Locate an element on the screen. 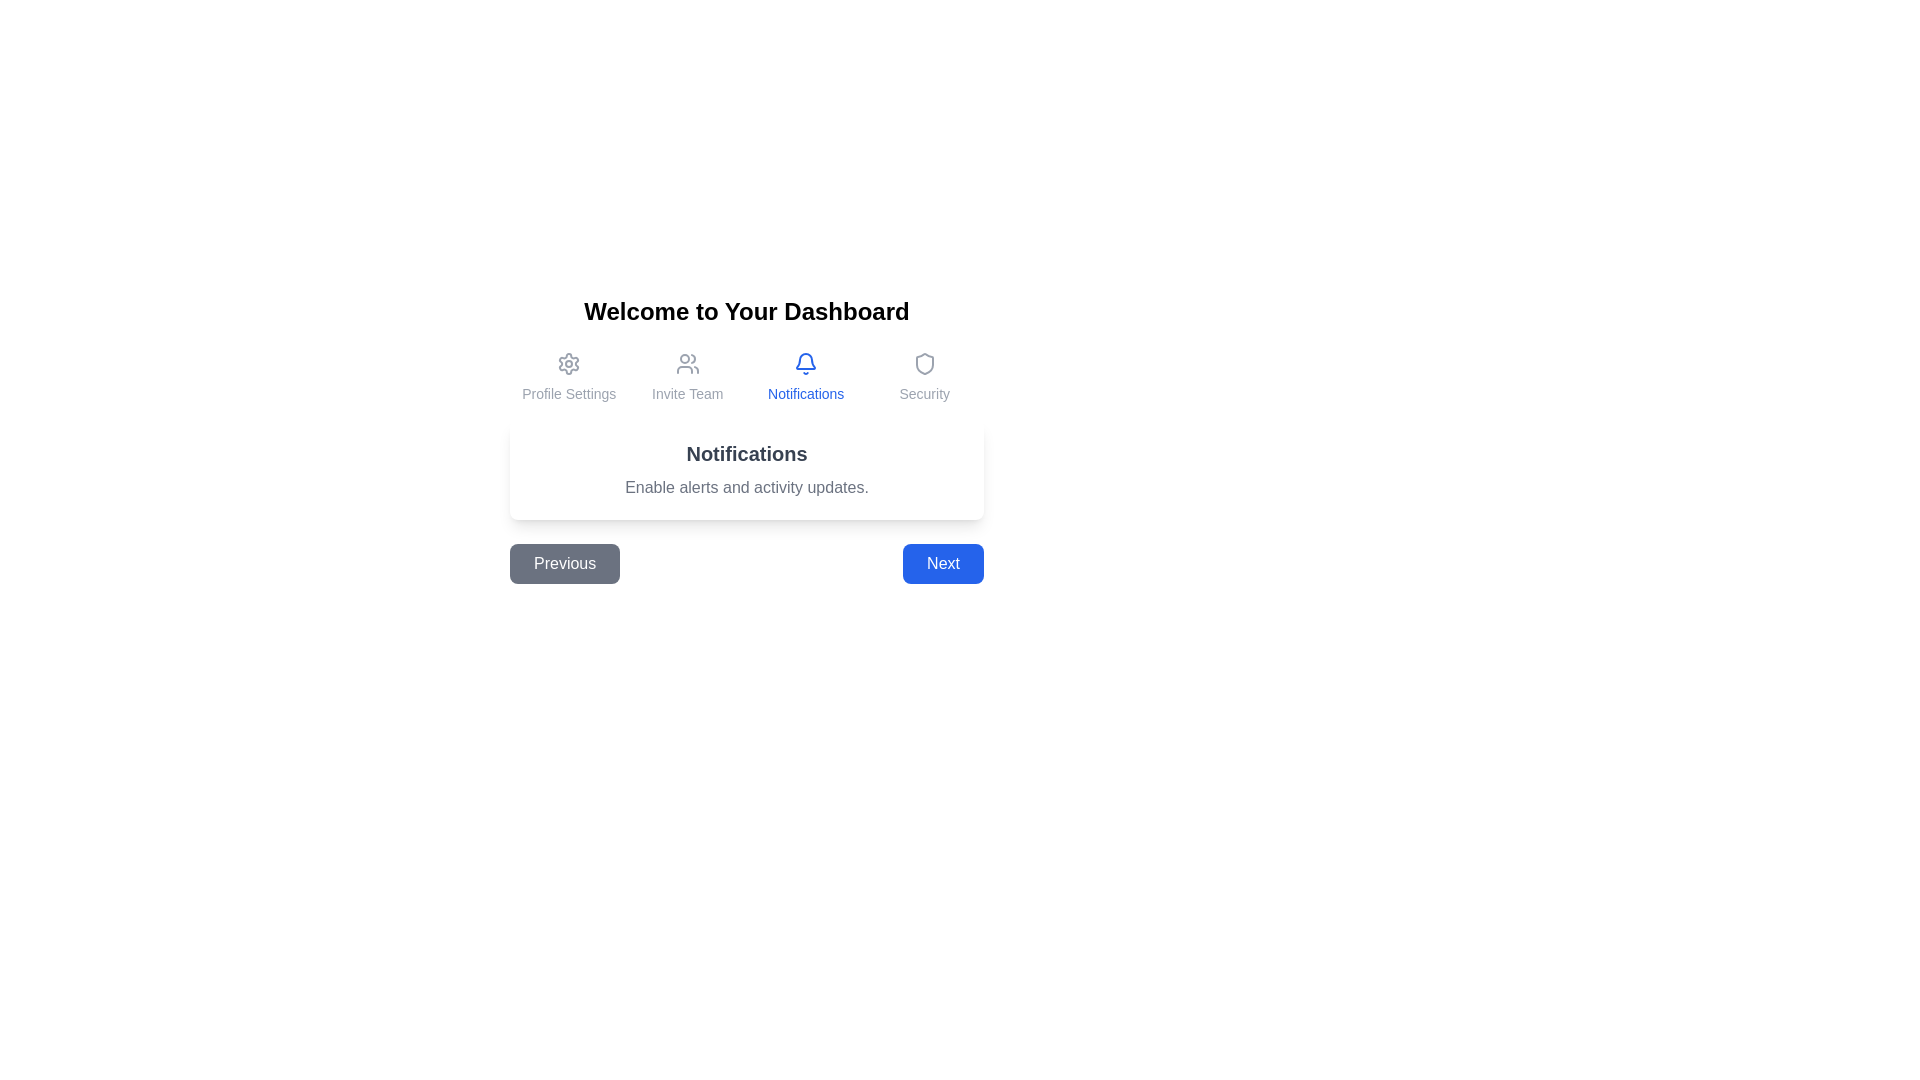 Image resolution: width=1920 pixels, height=1080 pixels. keyboard navigation is located at coordinates (687, 378).